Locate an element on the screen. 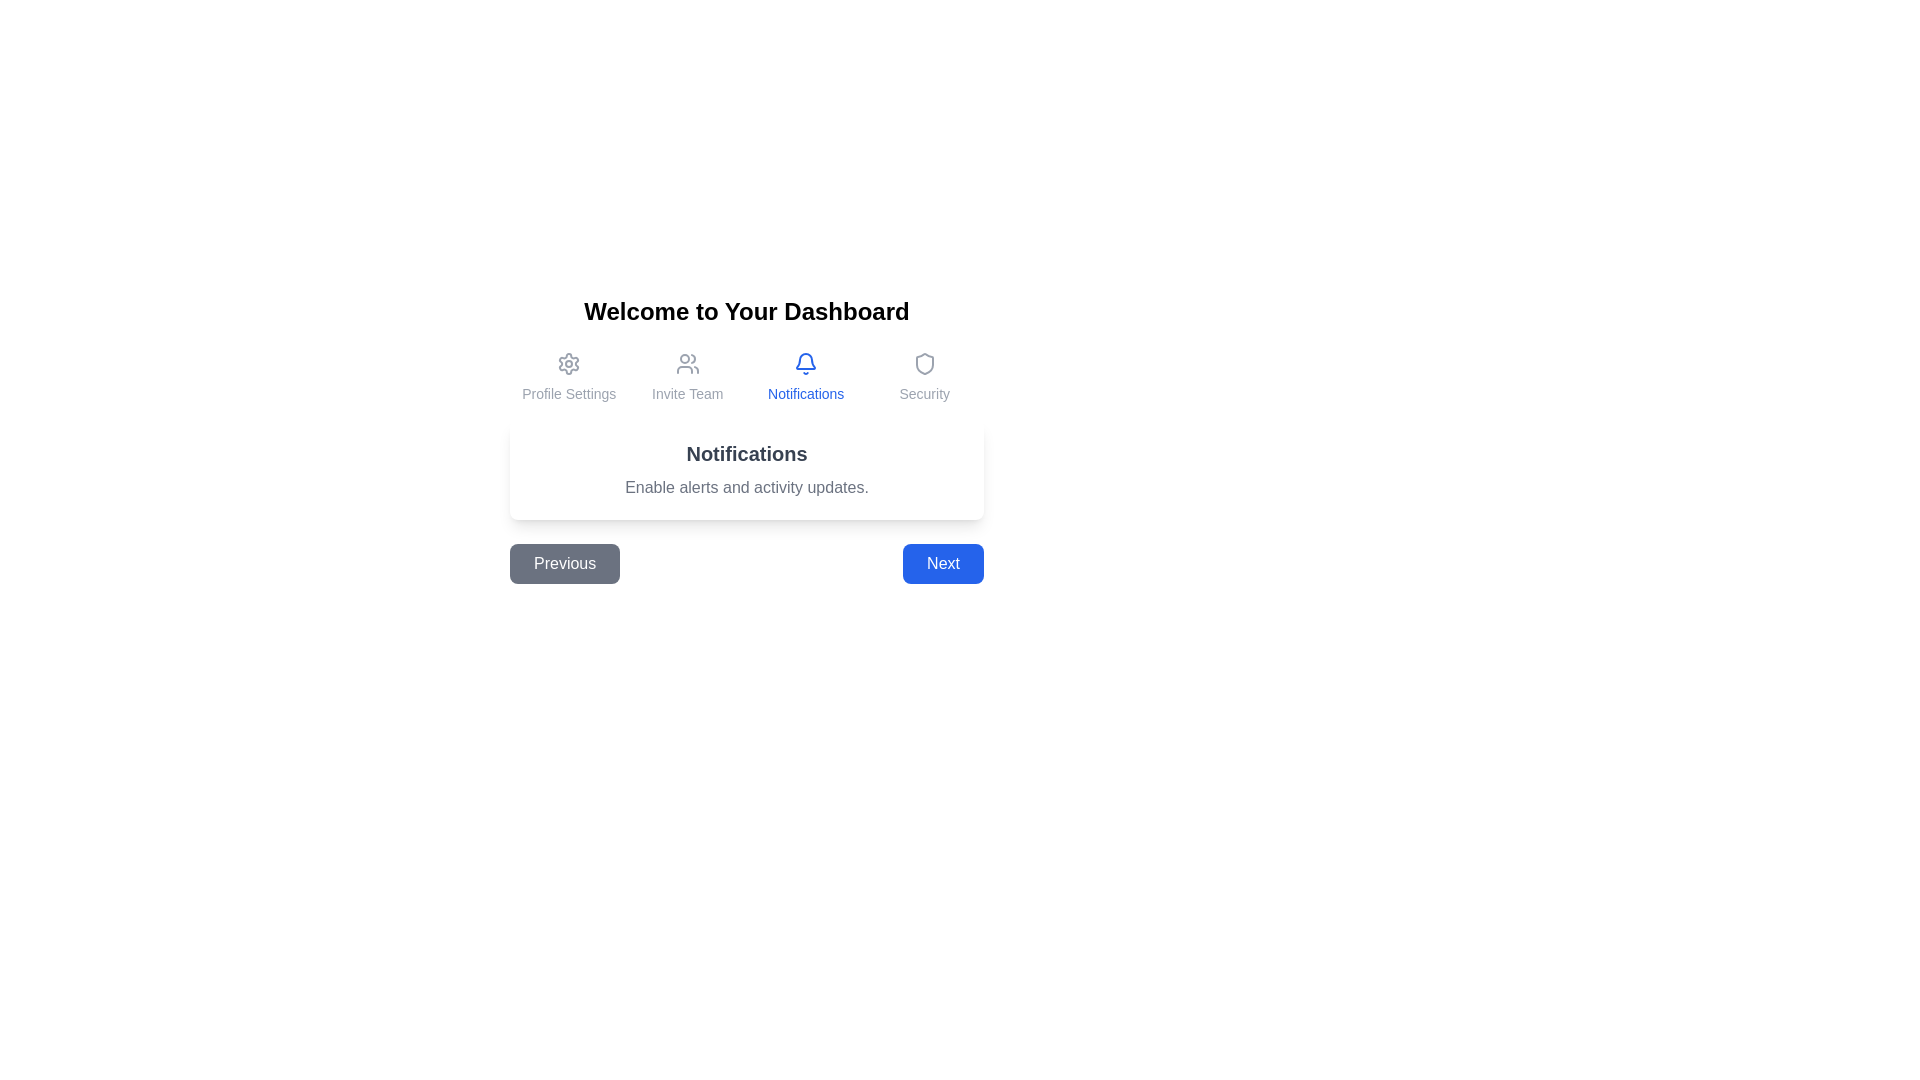 Image resolution: width=1920 pixels, height=1080 pixels. keyboard navigation is located at coordinates (687, 378).